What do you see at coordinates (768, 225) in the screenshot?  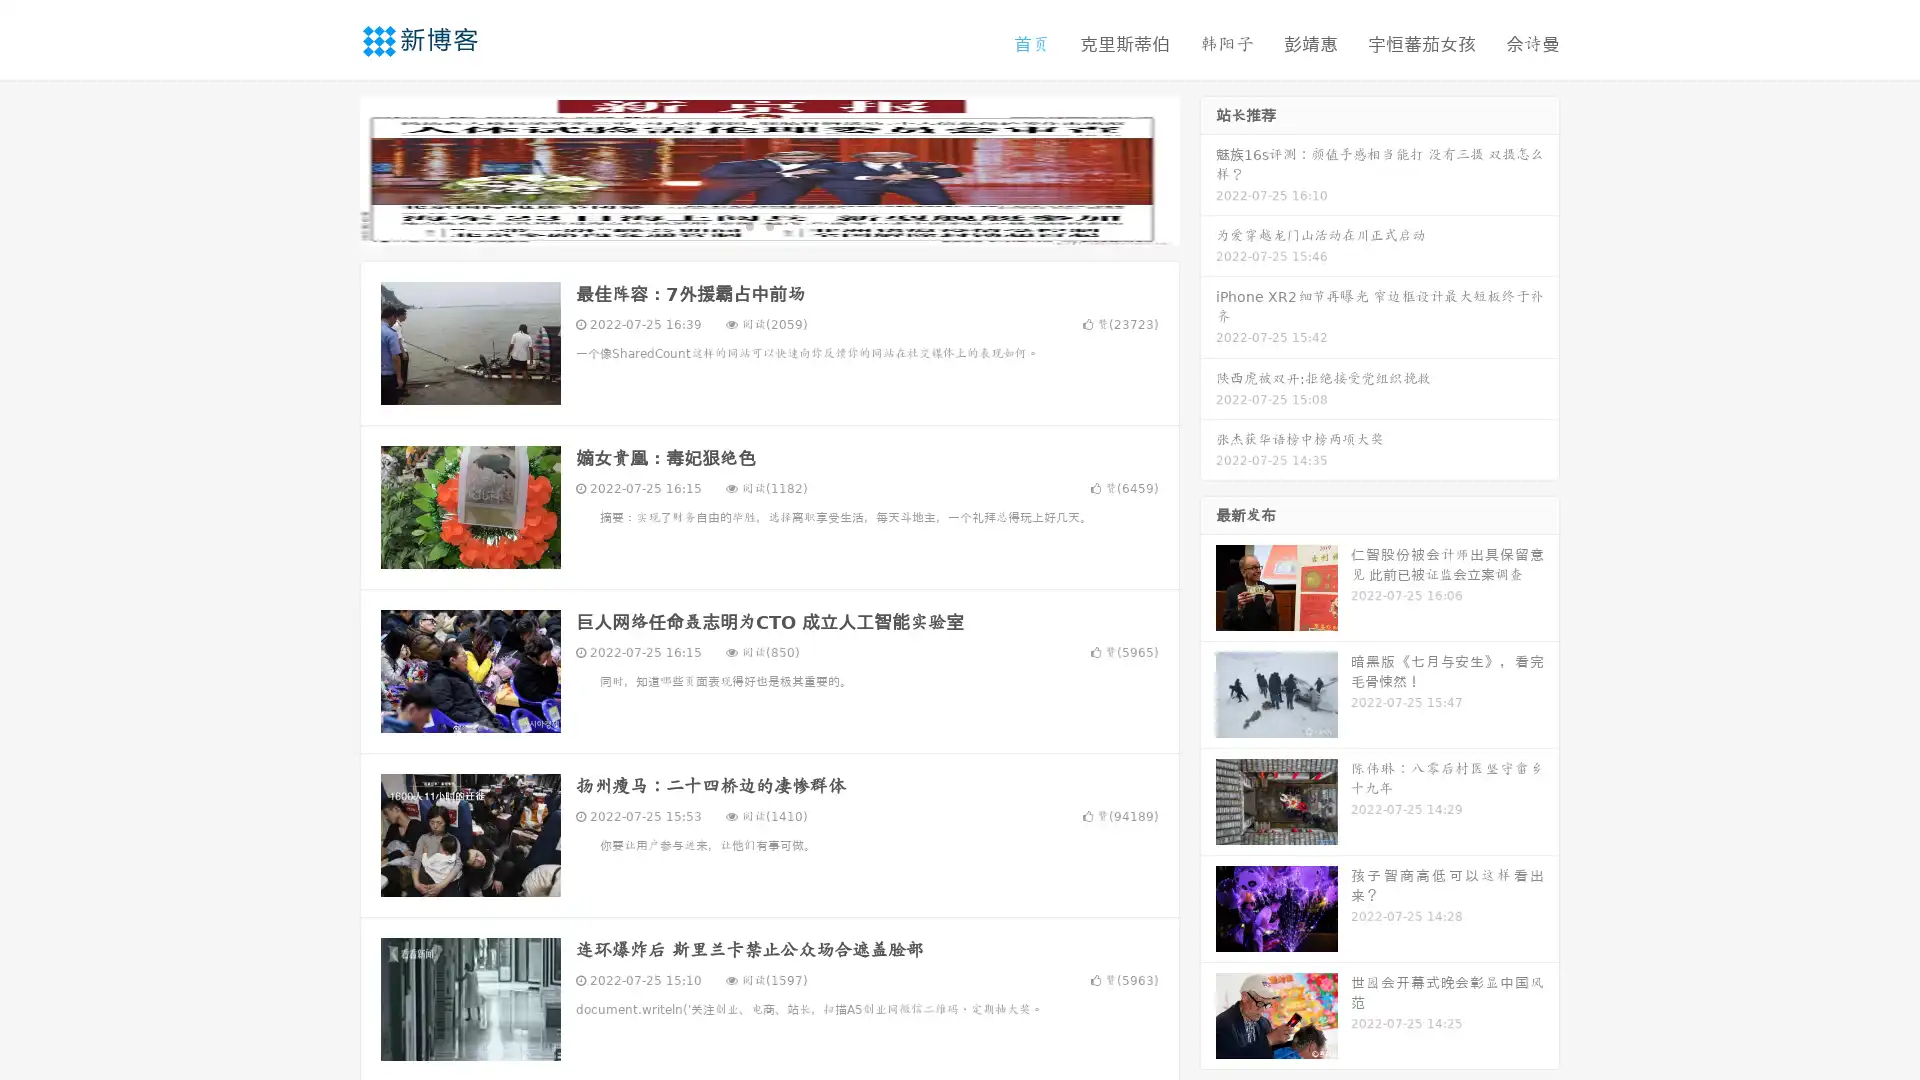 I see `Go to slide 2` at bounding box center [768, 225].